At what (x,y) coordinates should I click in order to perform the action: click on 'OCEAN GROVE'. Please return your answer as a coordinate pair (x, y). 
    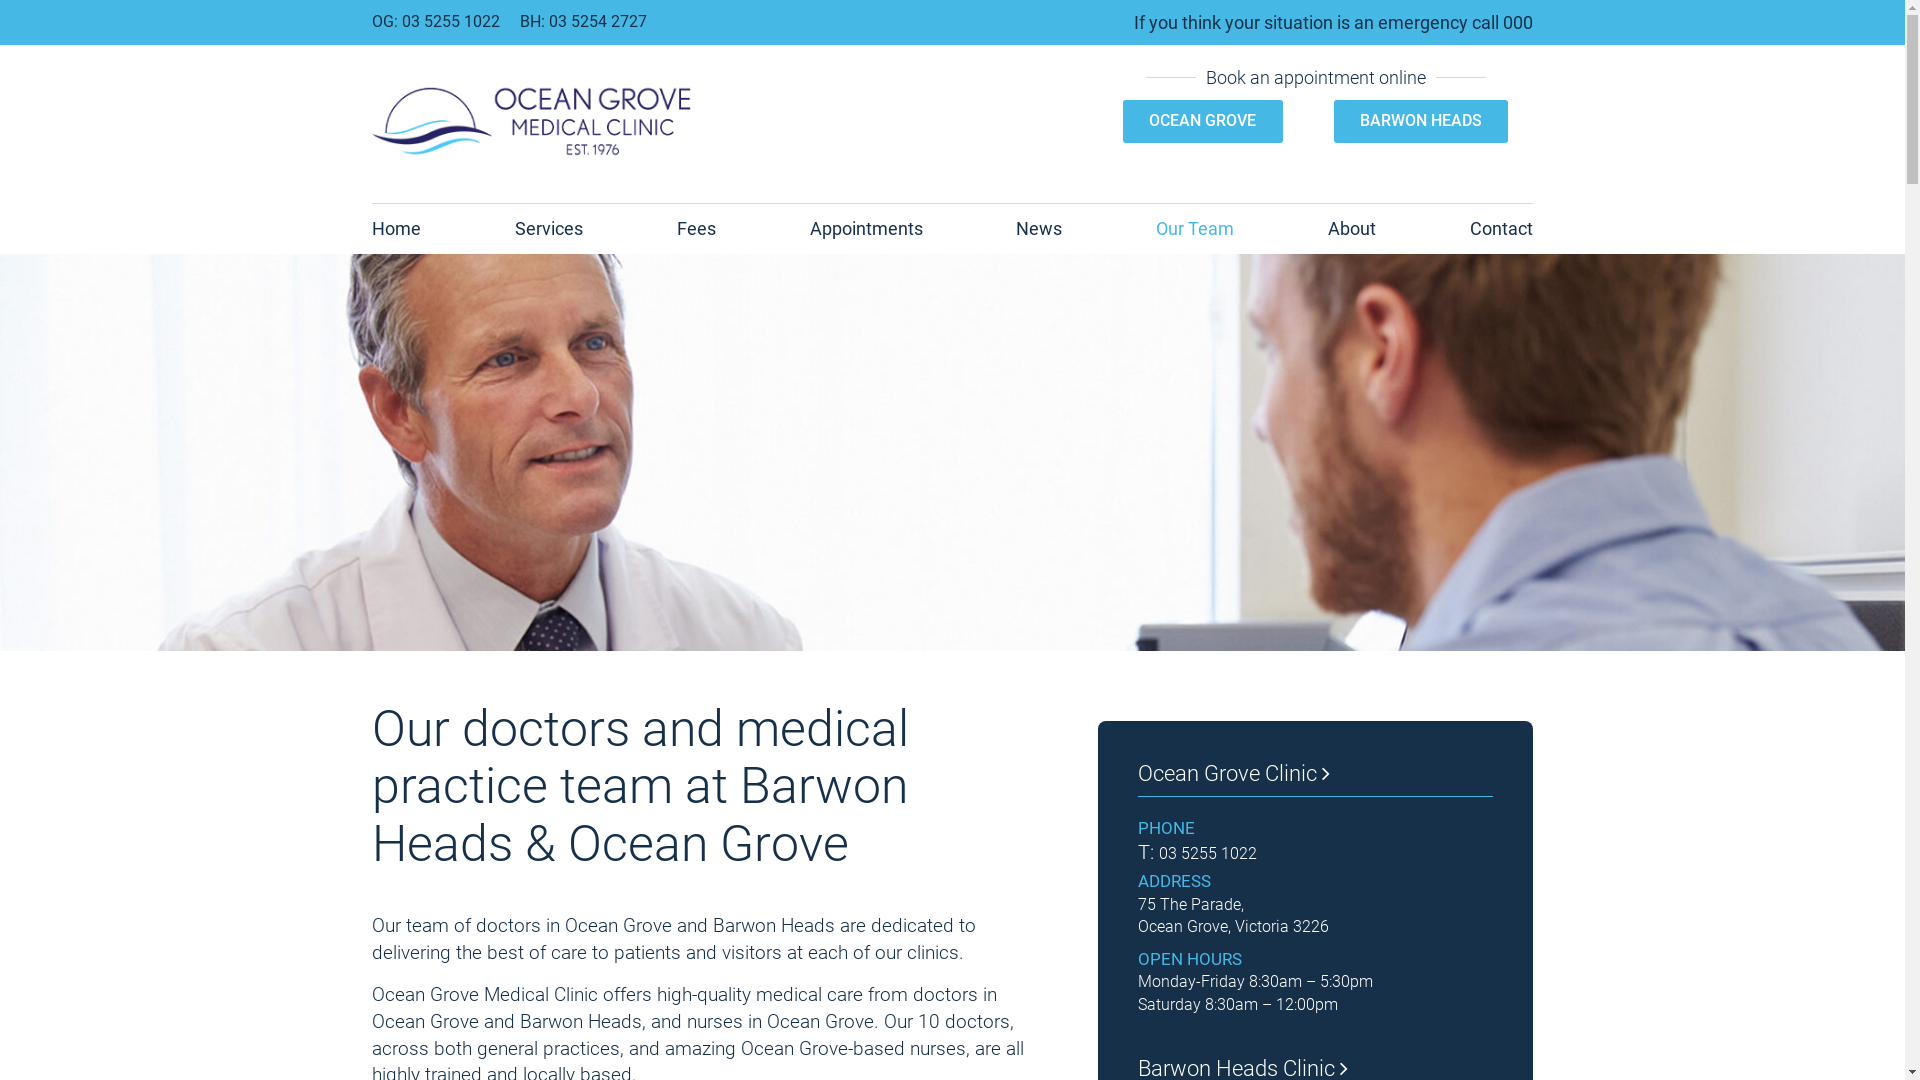
    Looking at the image, I should click on (1201, 120).